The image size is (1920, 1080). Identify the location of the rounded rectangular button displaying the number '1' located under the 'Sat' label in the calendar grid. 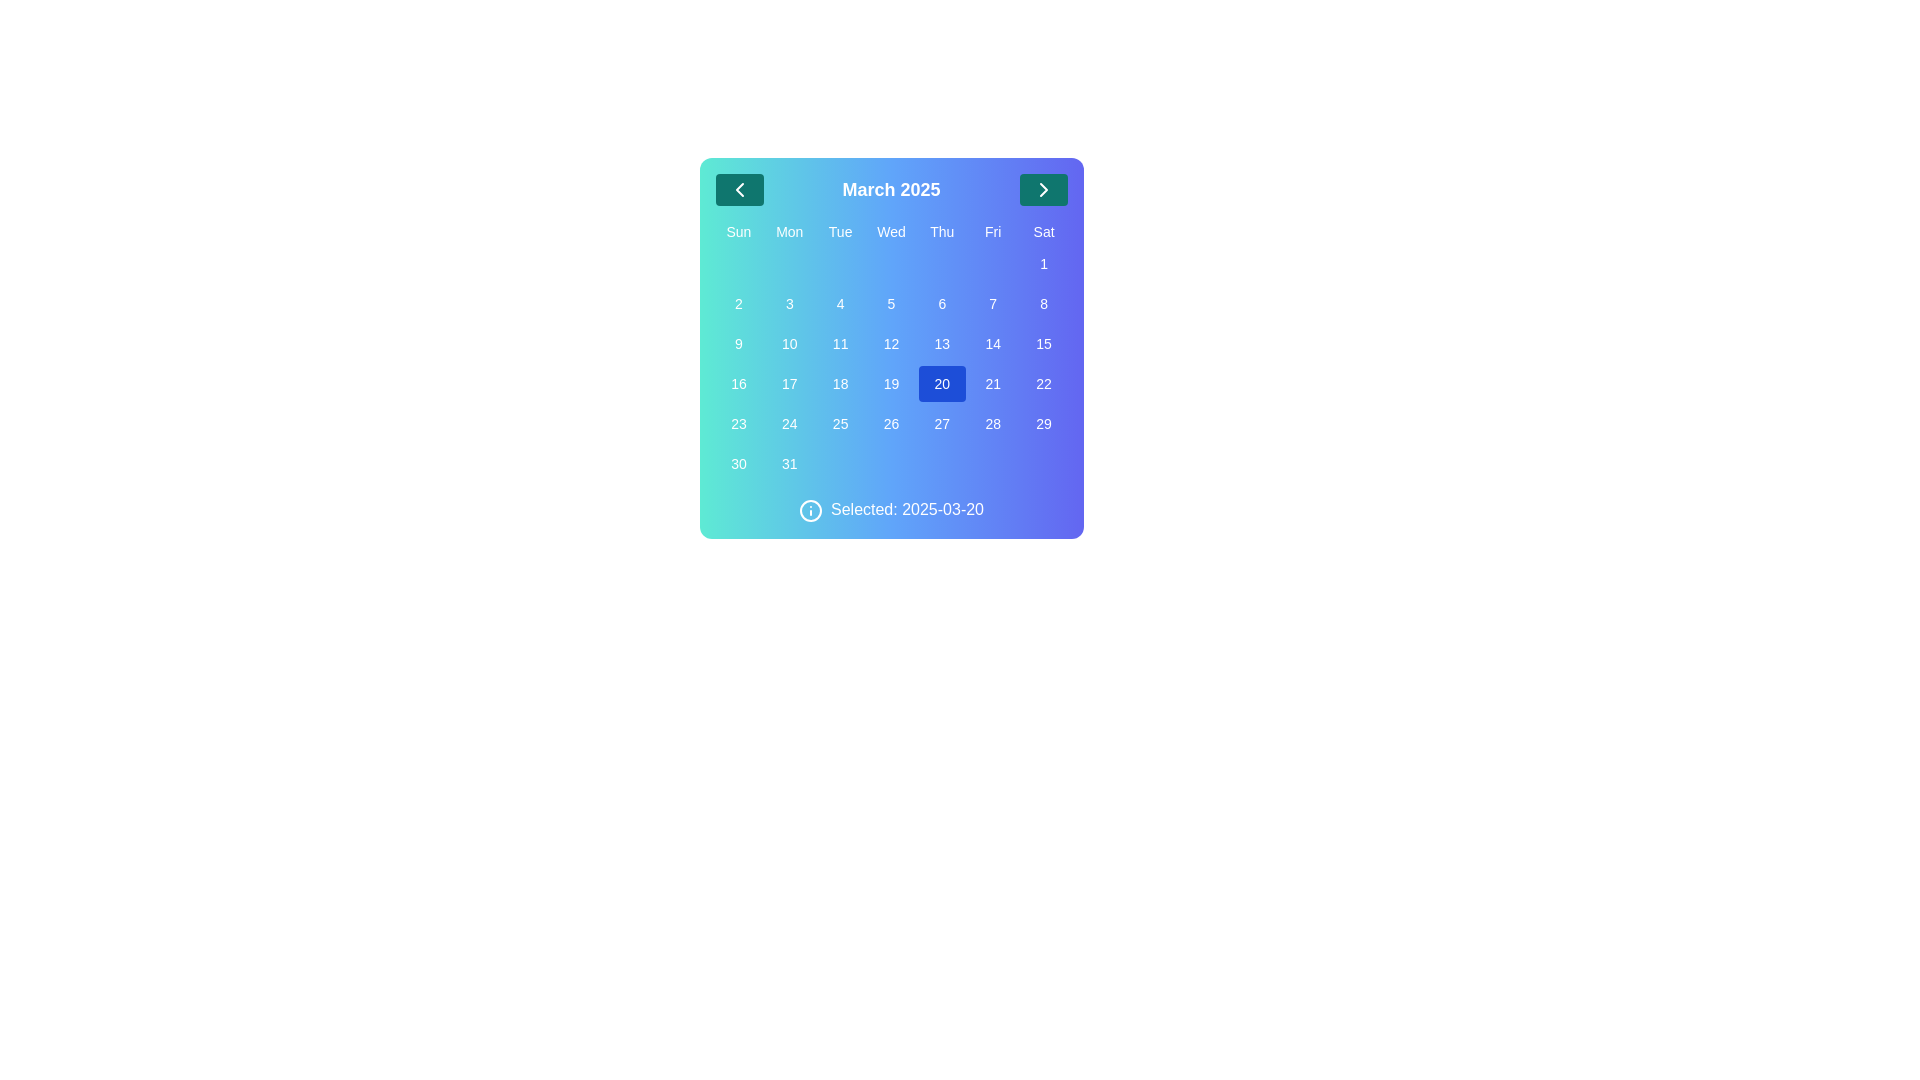
(1043, 262).